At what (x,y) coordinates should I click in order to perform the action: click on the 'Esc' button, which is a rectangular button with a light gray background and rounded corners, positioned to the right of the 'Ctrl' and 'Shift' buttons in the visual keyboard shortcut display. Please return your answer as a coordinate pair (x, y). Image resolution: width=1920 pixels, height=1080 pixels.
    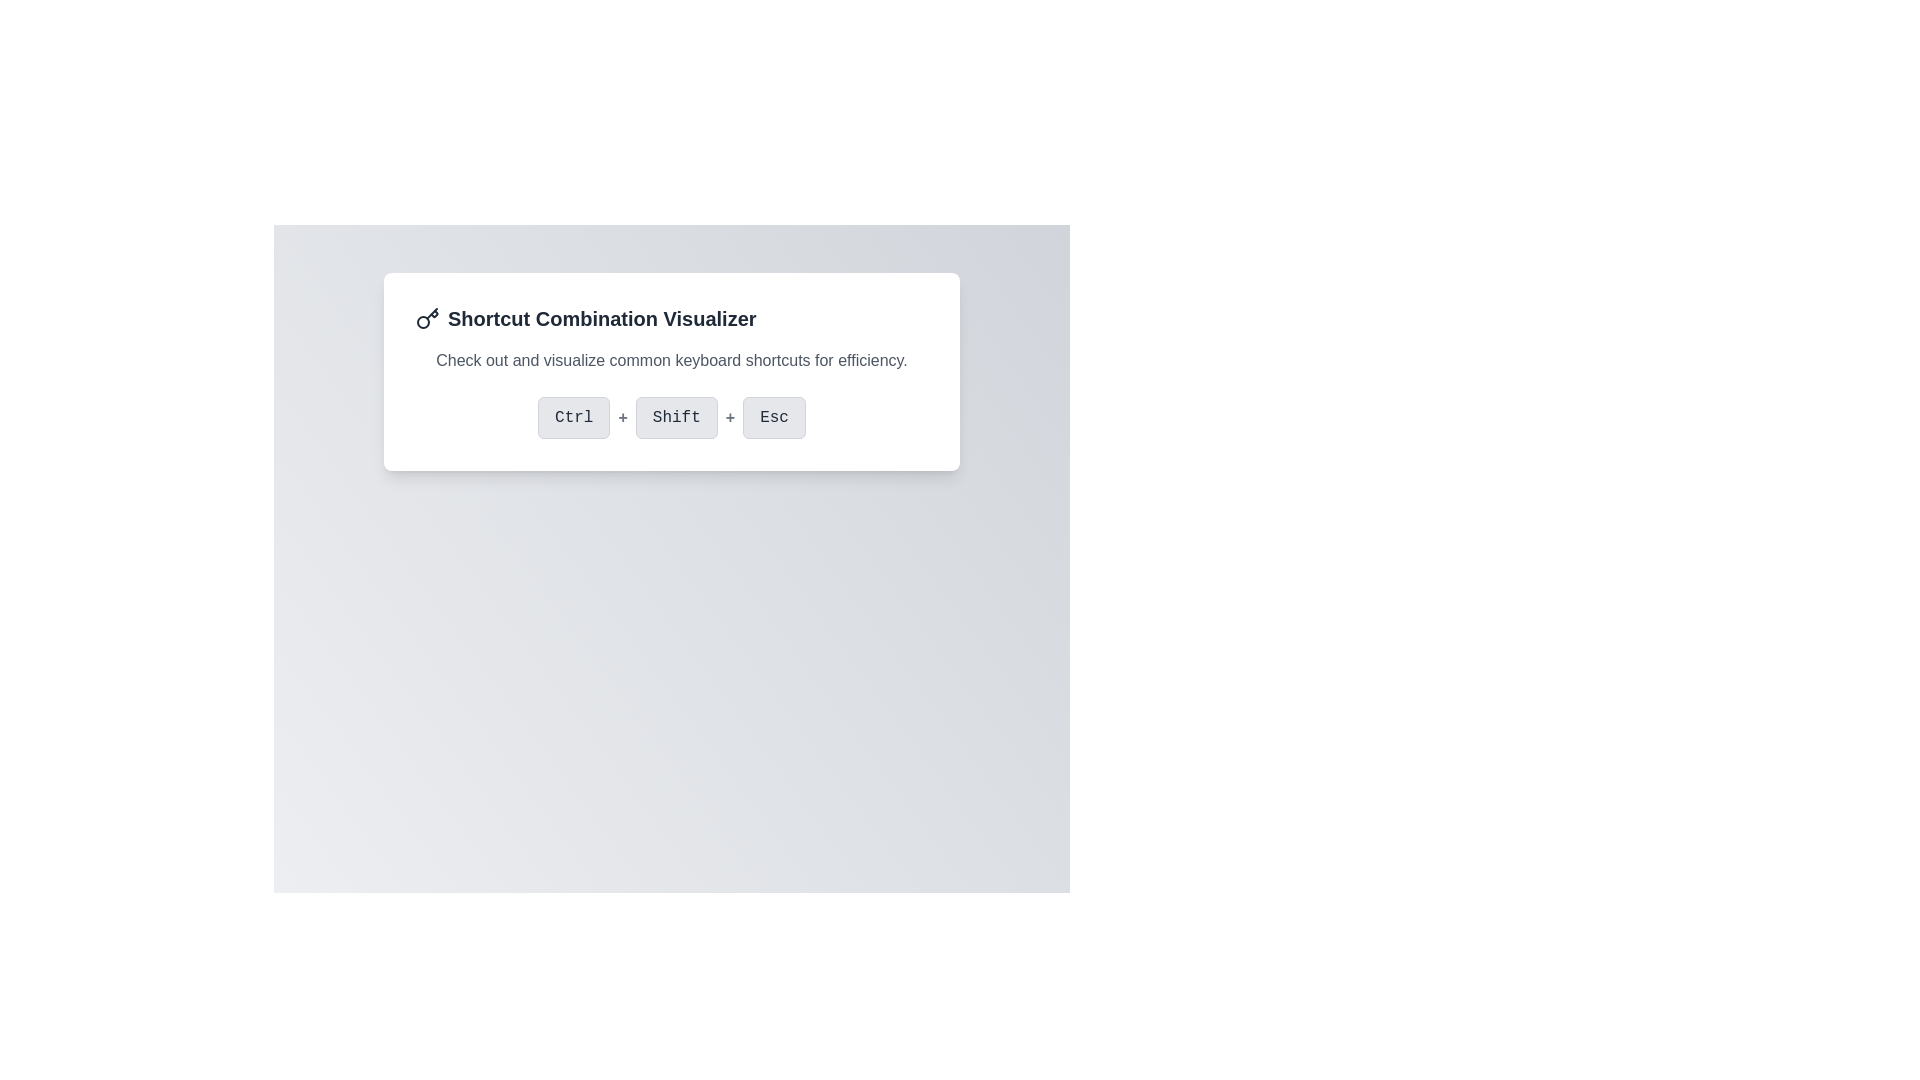
    Looking at the image, I should click on (773, 416).